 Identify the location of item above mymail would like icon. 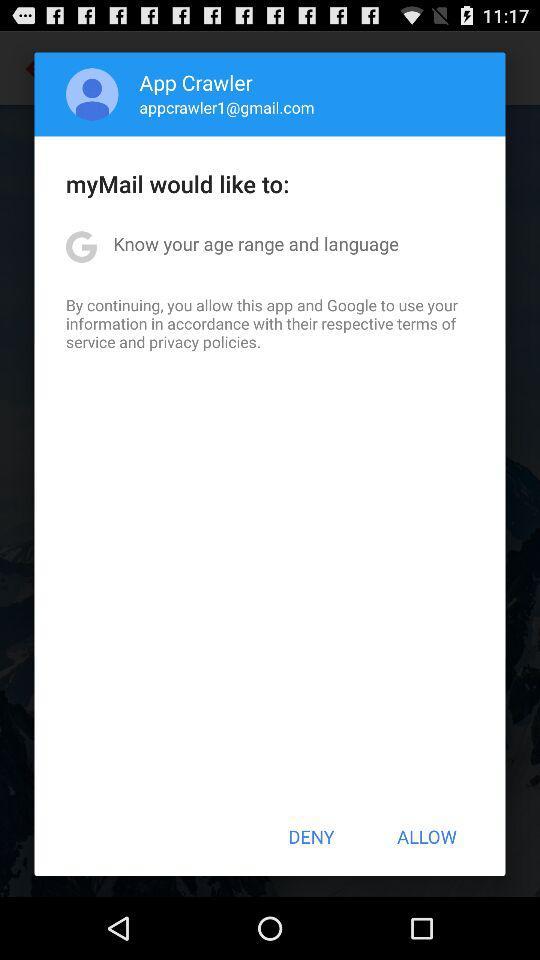
(226, 107).